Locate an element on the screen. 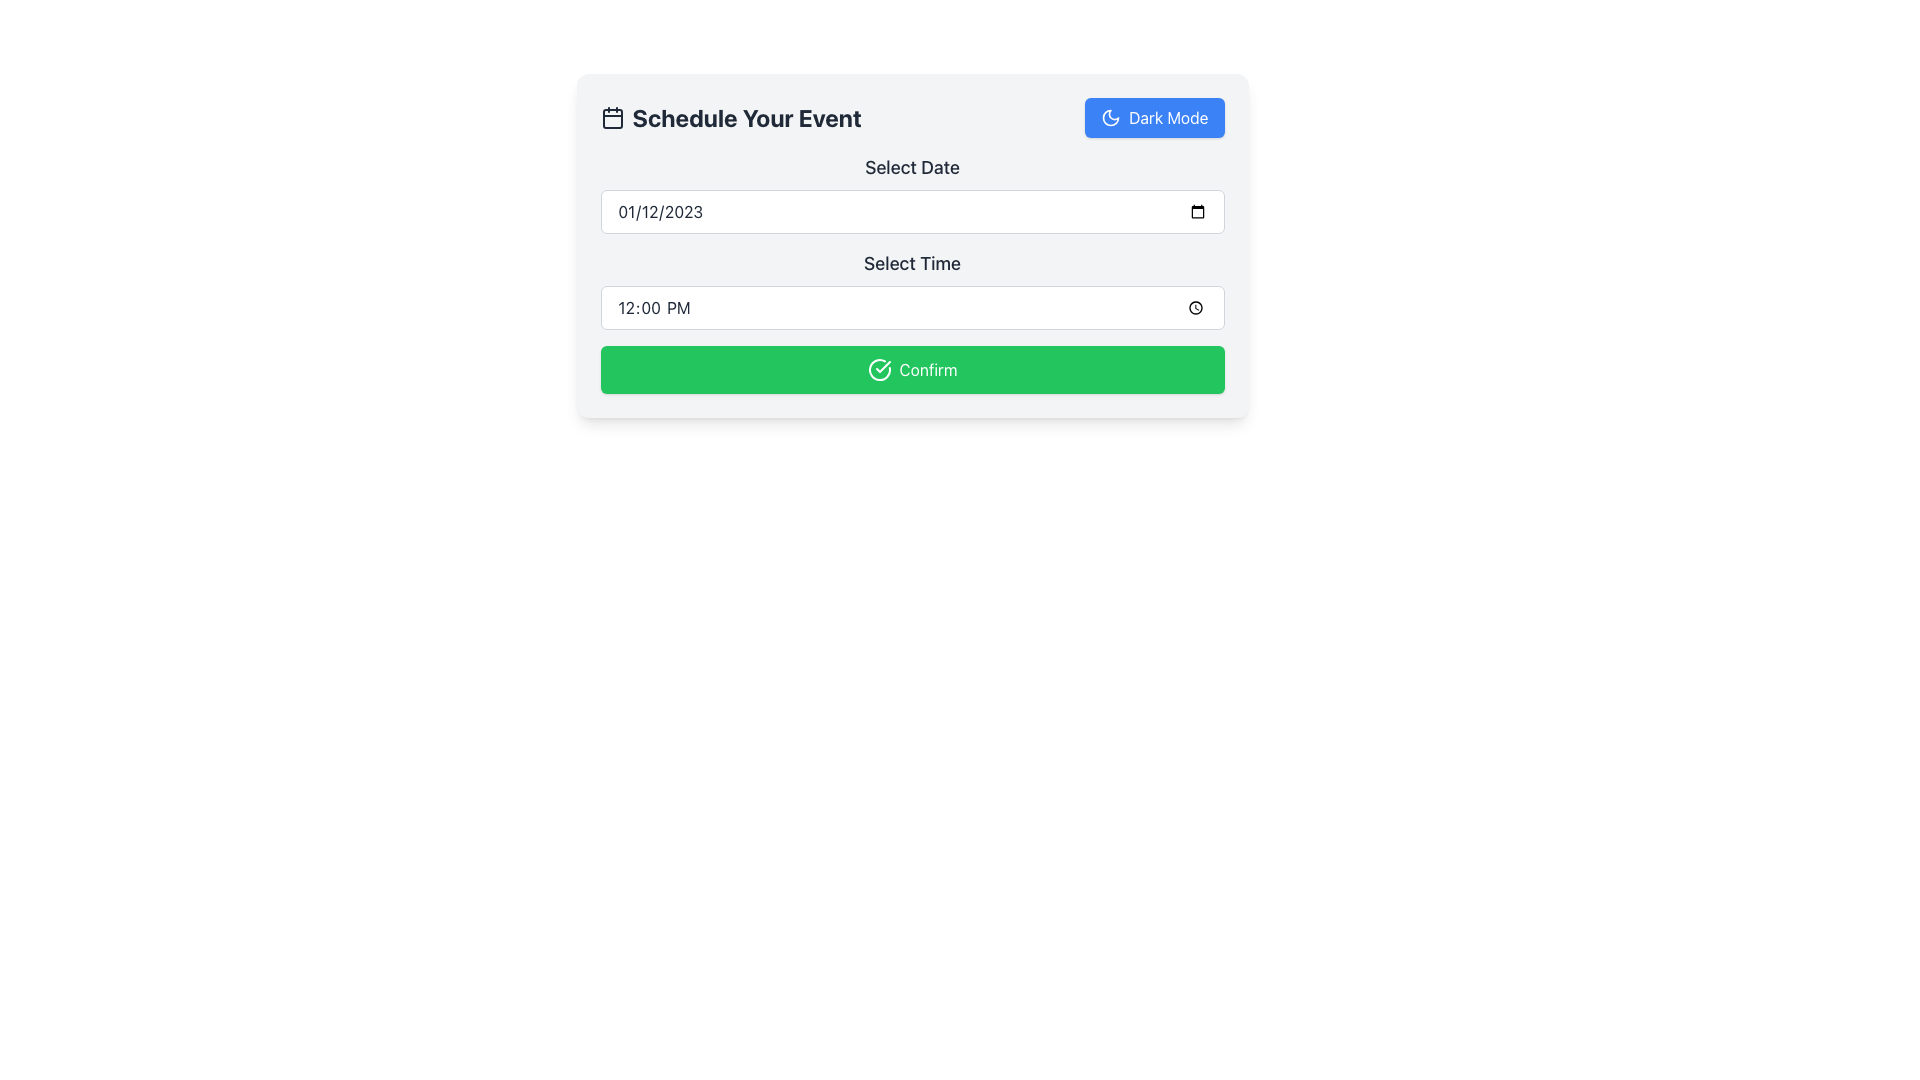  the SVG calendar icon located to the left of 'Schedule Your Event', which is styled with a square outline, rounded corners, and a black stroke color is located at coordinates (611, 118).